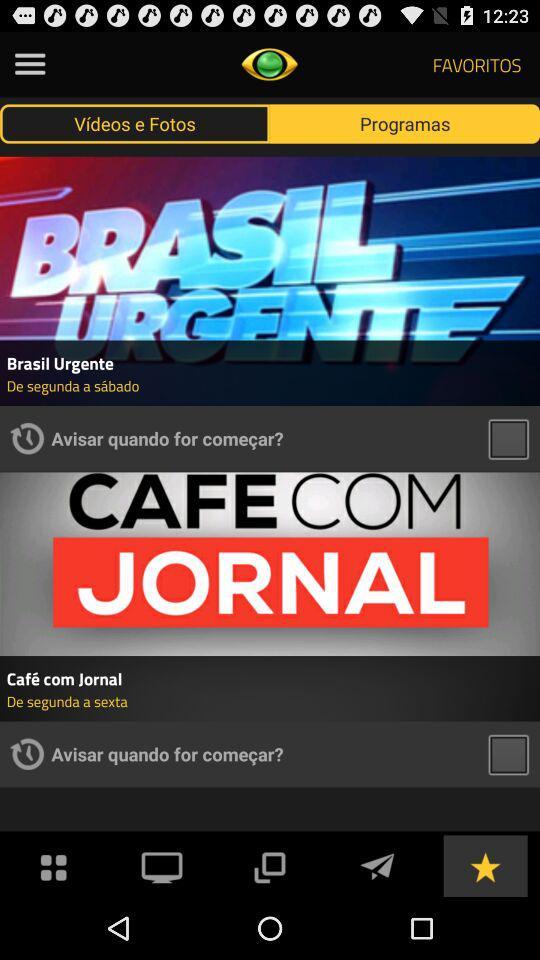 The width and height of the screenshot is (540, 960). I want to click on tab to select, so click(508, 753).